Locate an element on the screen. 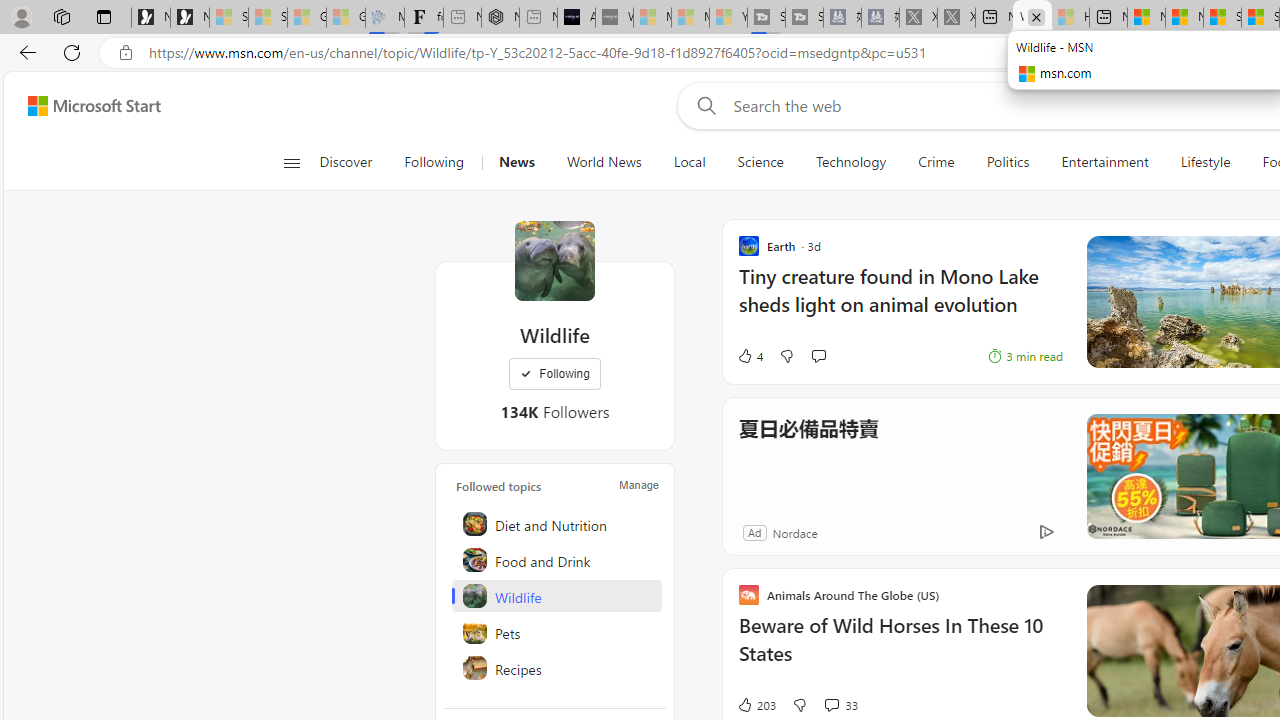 The image size is (1280, 720). 'Science' is located at coordinates (759, 162).